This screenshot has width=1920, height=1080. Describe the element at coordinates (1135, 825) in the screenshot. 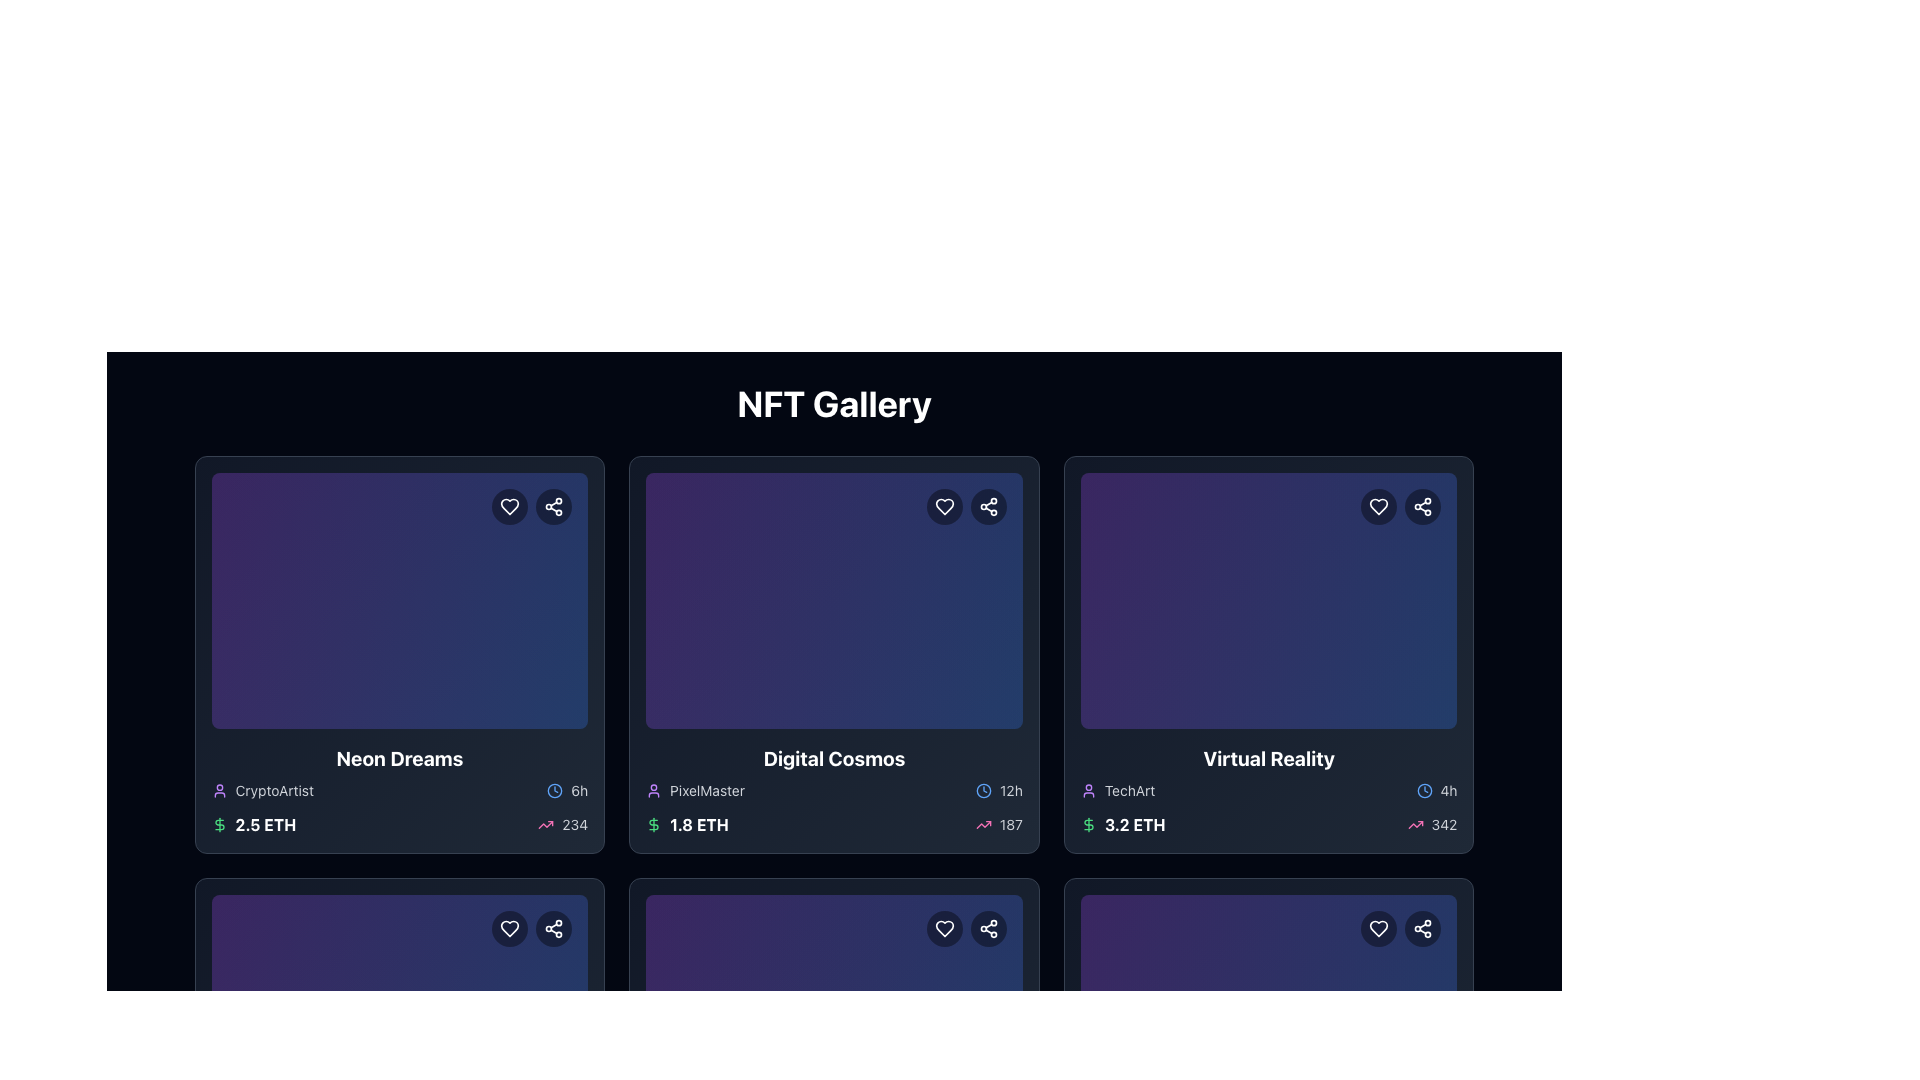

I see `displayed value '3.2 ETH' from the text element in bold white font located beneath the 'Virtual Reality' title` at that location.